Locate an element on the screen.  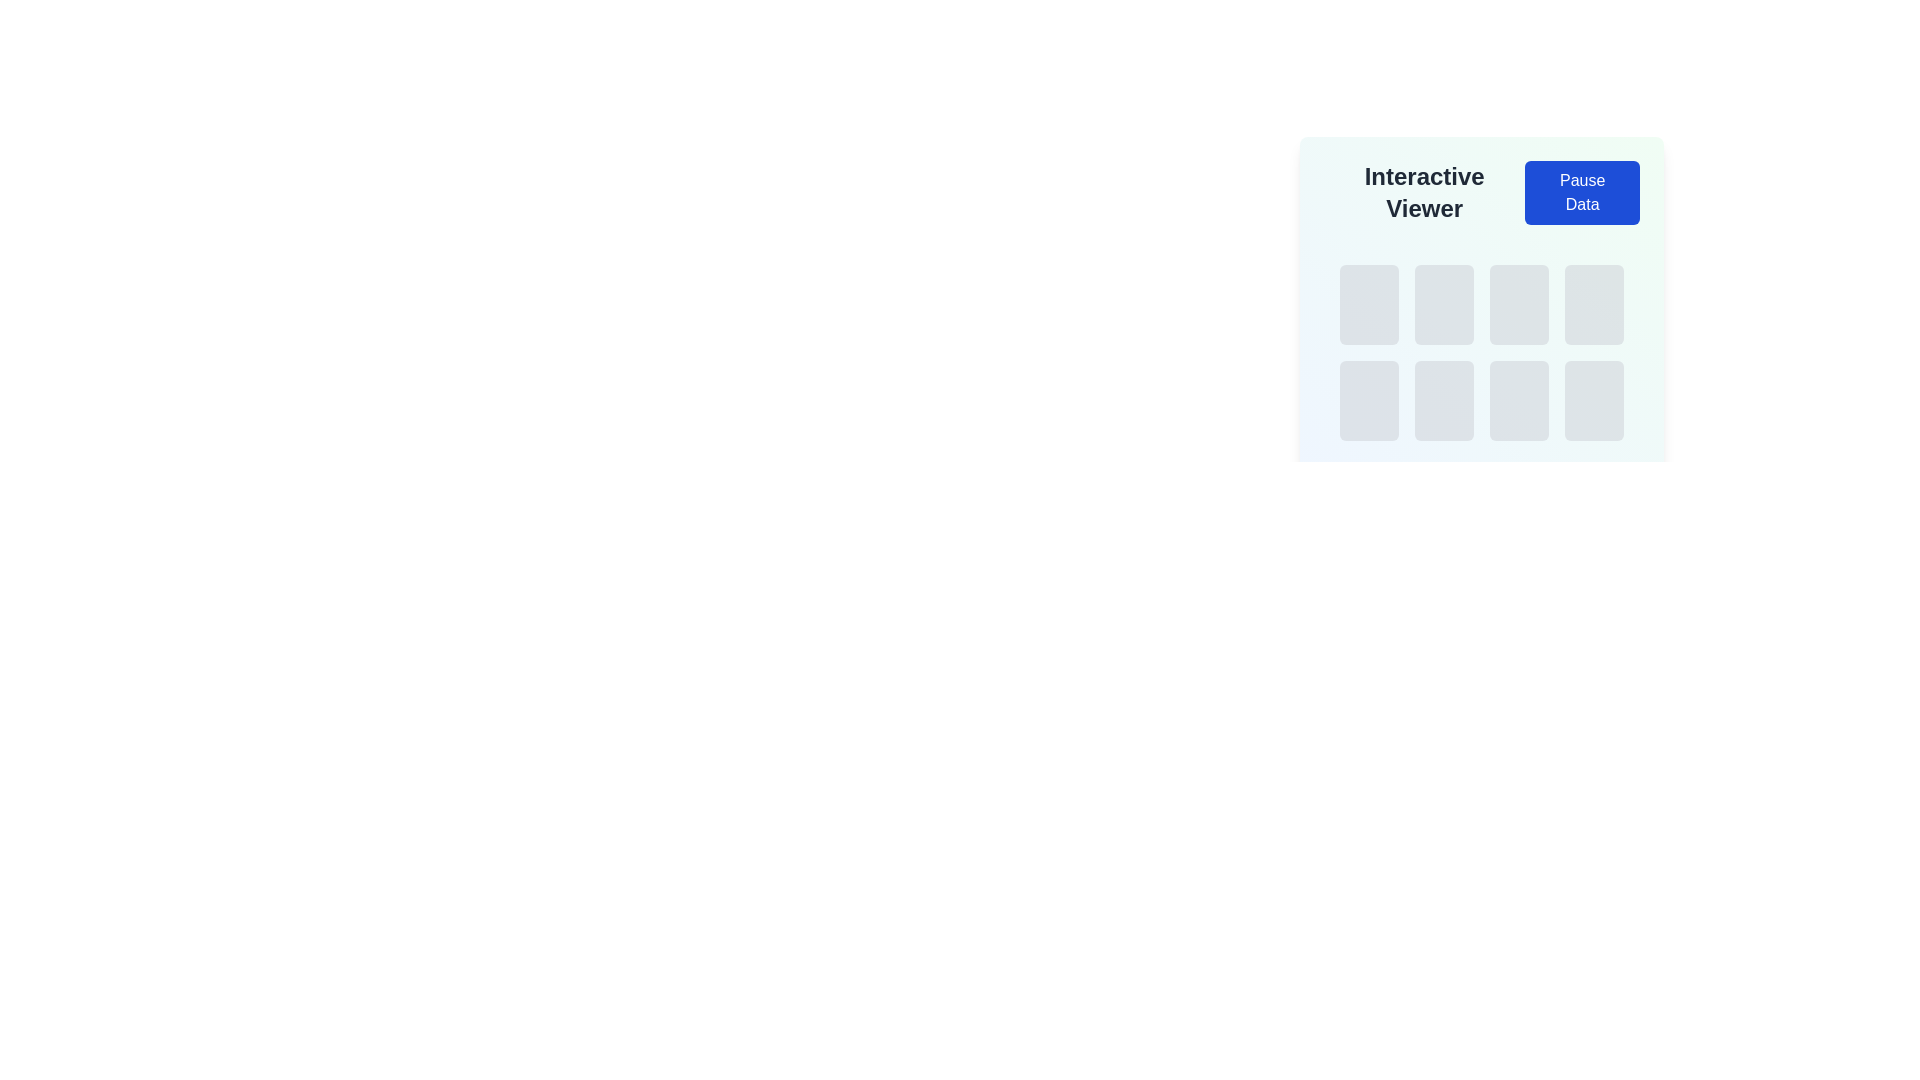
the placeholder box within the 'Interactive Viewer' card is located at coordinates (1482, 287).